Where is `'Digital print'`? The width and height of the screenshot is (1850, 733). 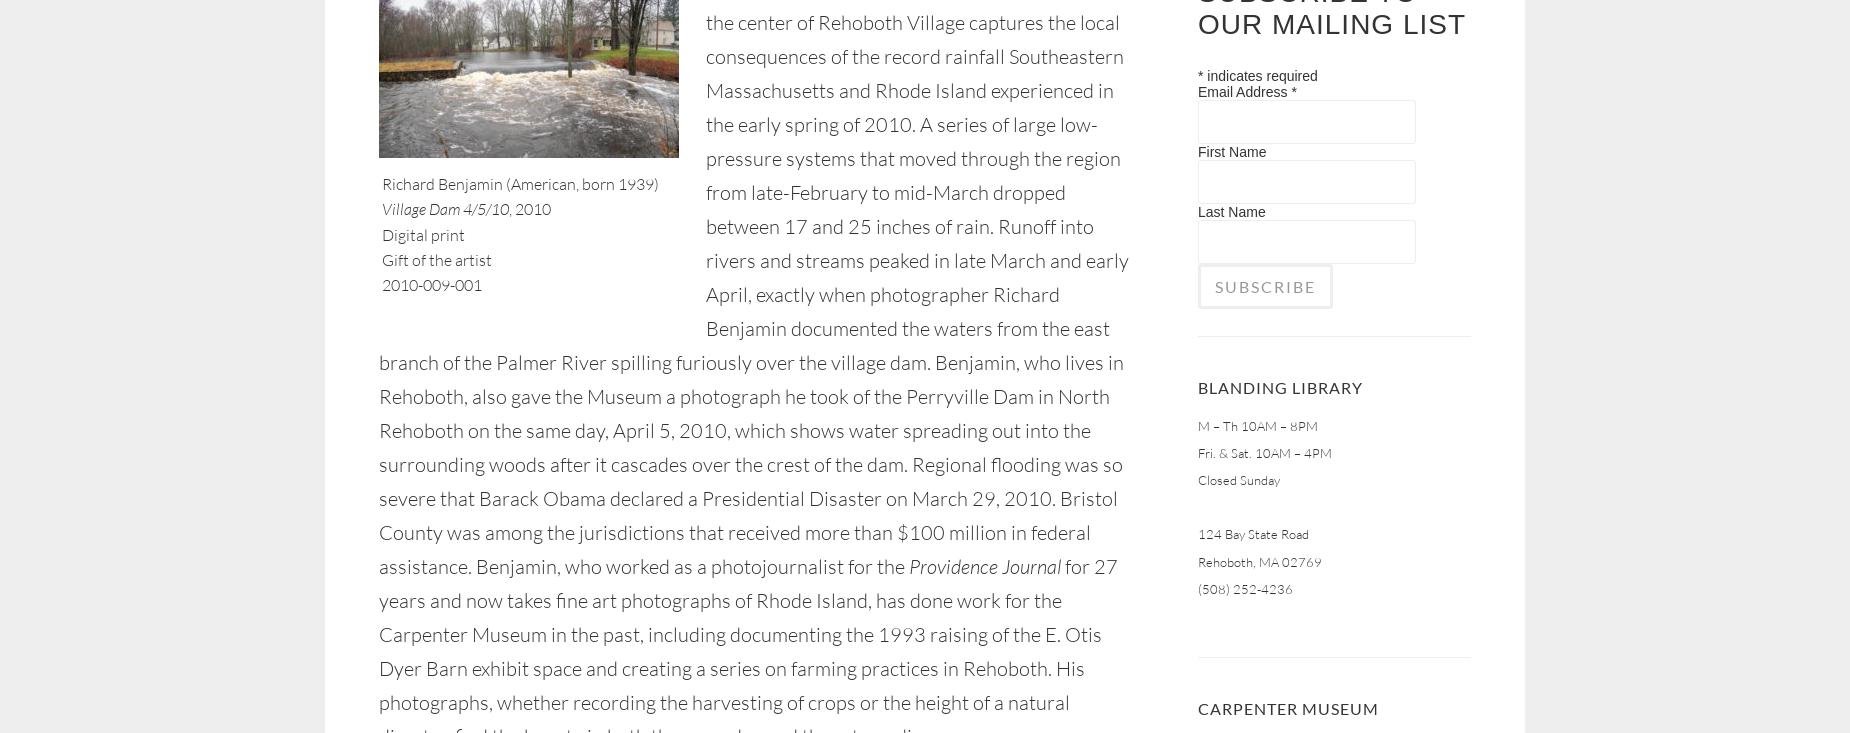 'Digital print' is located at coordinates (422, 233).